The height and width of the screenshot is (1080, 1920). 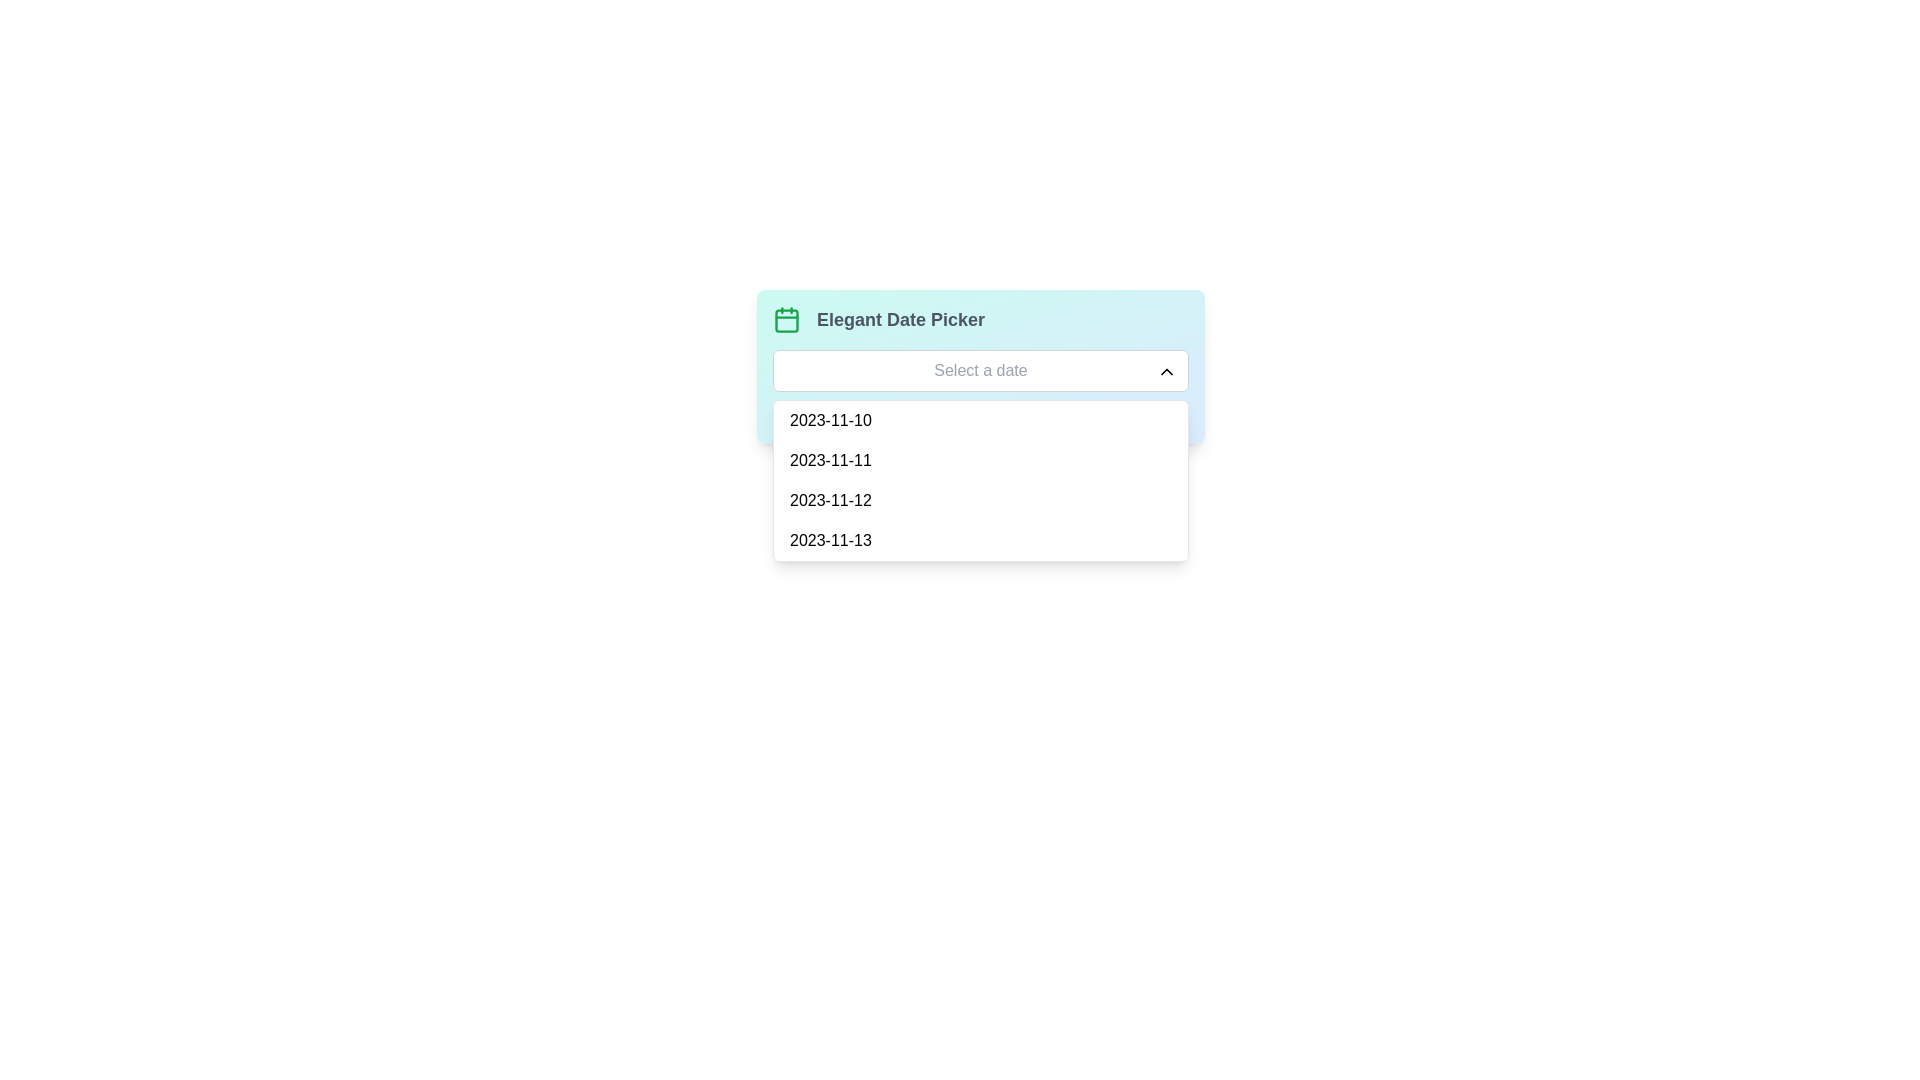 I want to click on the decorative and functional icon for the calendar or date-related functionality located at the left side of the 'Elegant Date Picker' header, so click(x=786, y=319).